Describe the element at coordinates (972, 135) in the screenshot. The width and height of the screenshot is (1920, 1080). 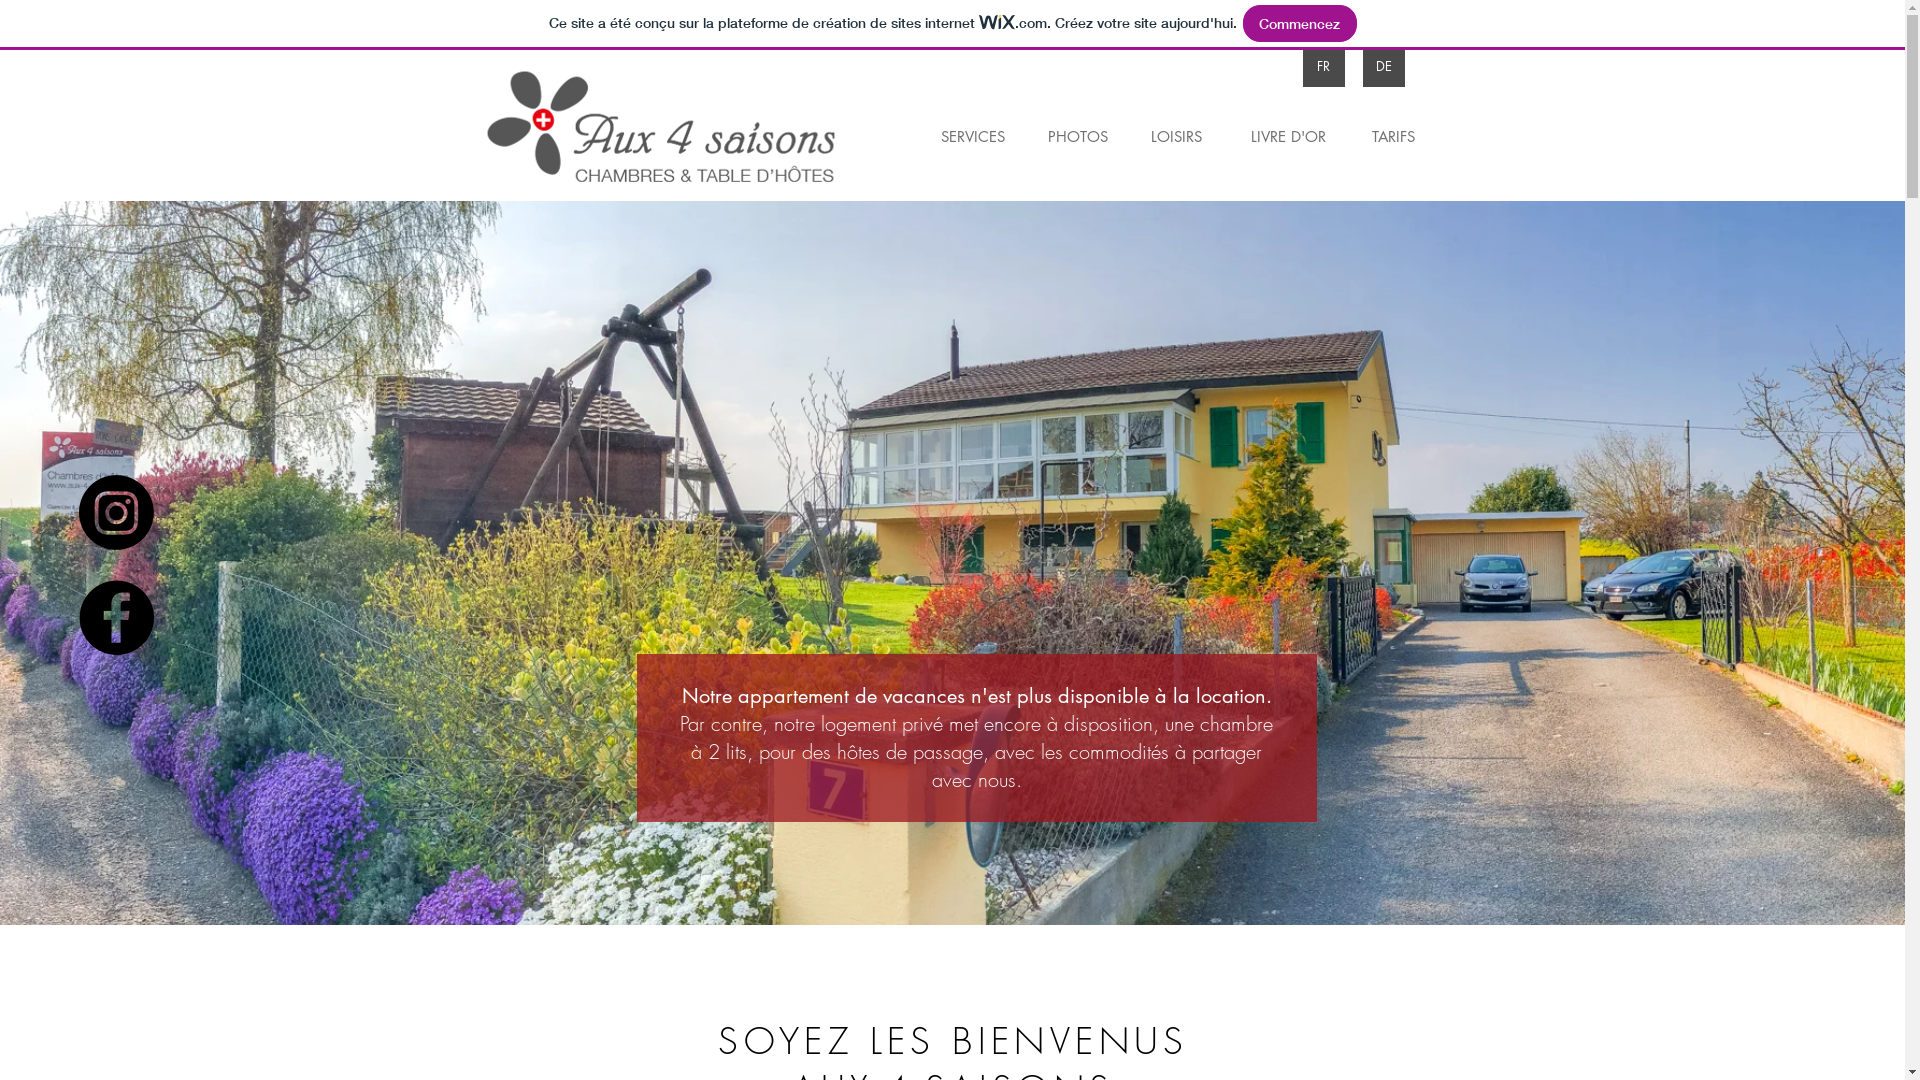
I see `'SERVICES'` at that location.